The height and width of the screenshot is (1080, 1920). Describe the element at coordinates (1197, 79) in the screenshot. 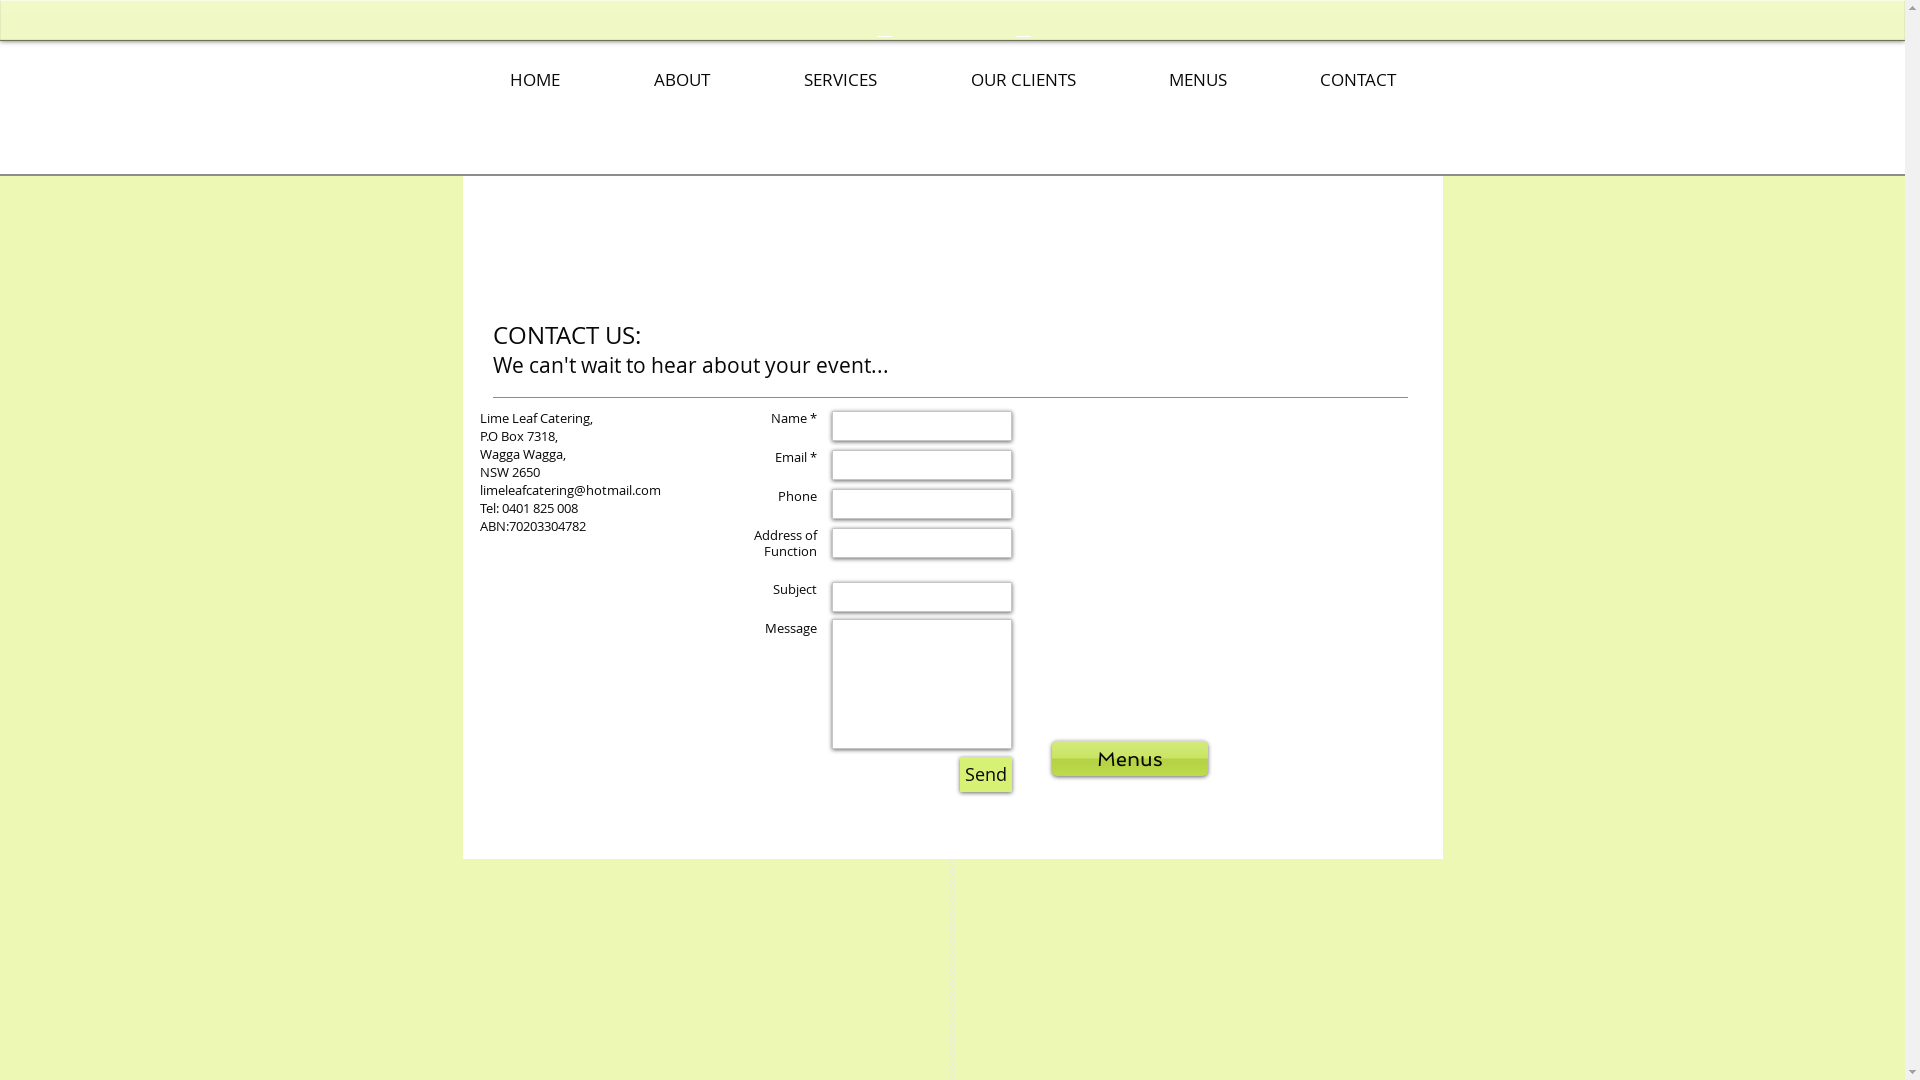

I see `'MENUS'` at that location.